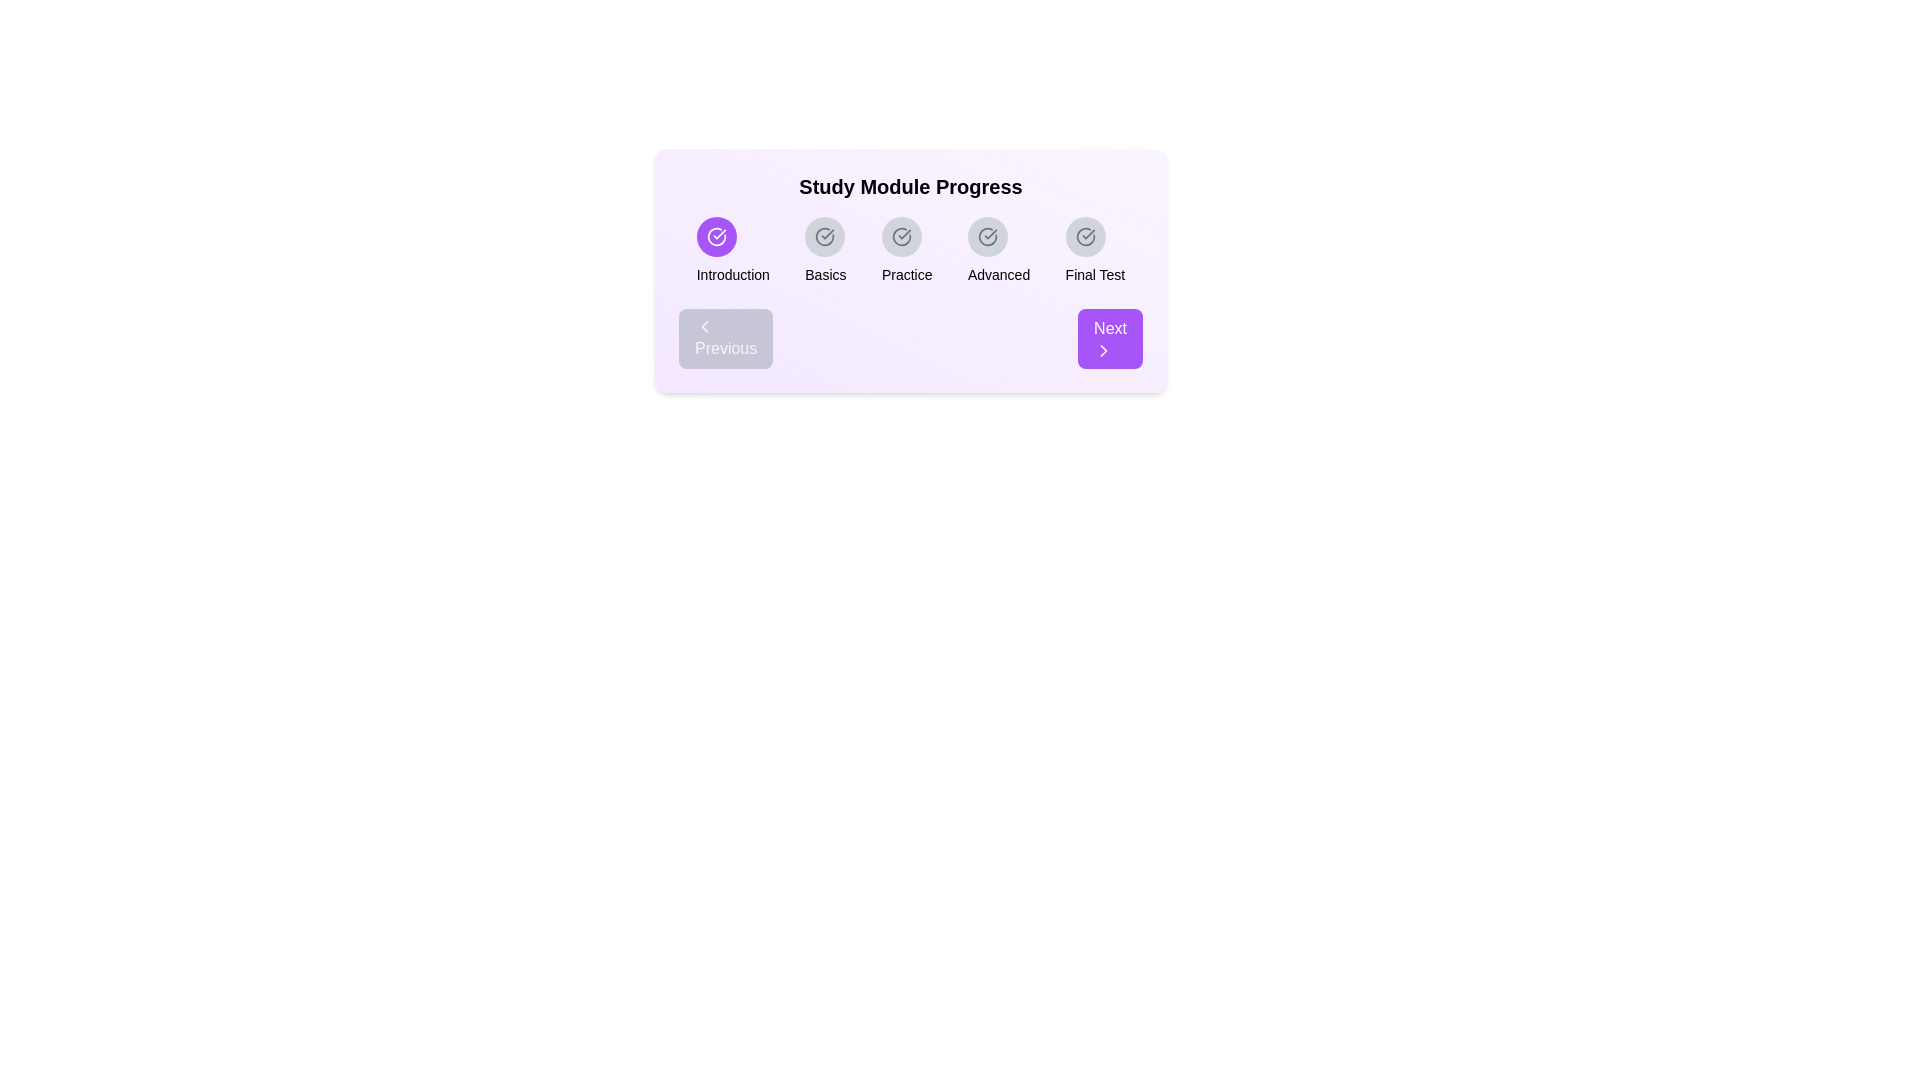  Describe the element at coordinates (998, 249) in the screenshot. I see `the circular icon with a checkmark symbol and the text label 'Advanced'` at that location.